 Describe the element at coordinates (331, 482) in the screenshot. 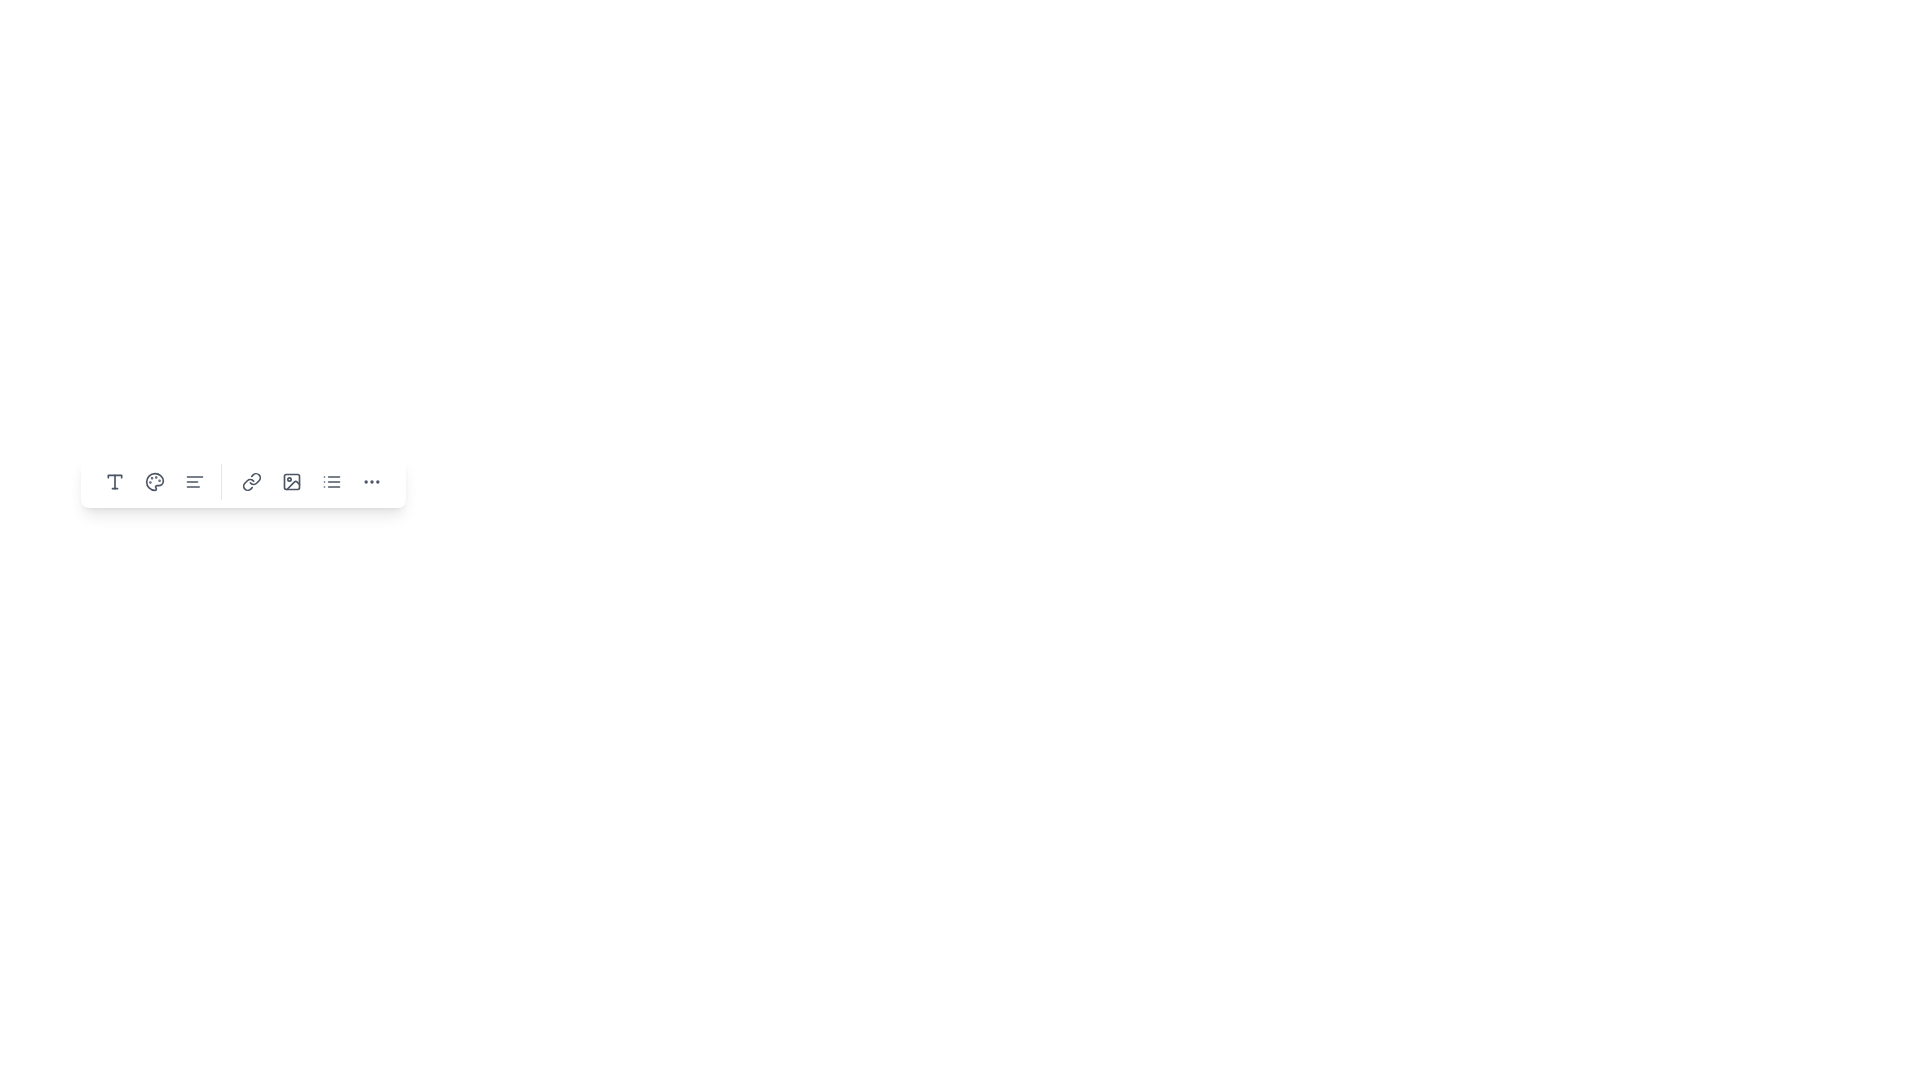

I see `the button with an embedded icon representing a list view, located as the fourth button from the left in the horizontal toolbar at the bottom of the interface` at that location.